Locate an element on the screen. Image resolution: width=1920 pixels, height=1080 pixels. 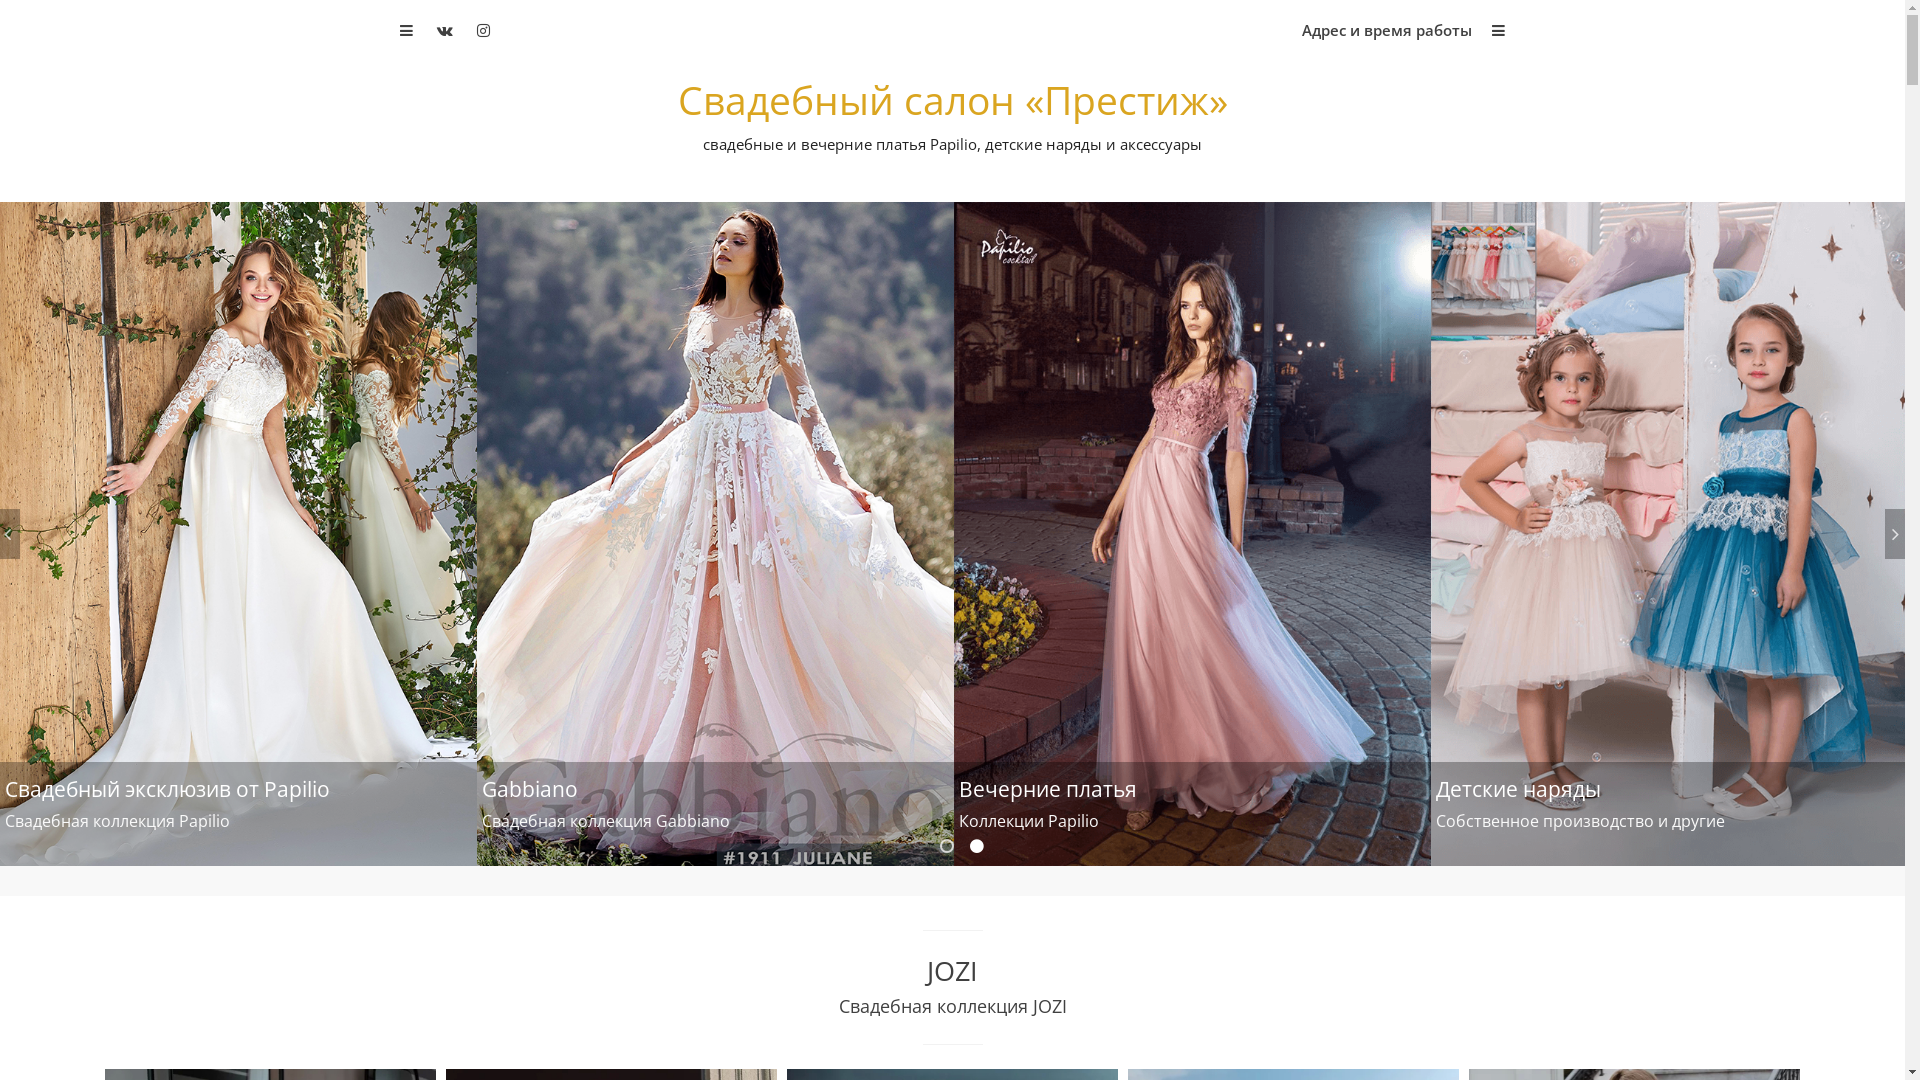
'PREVIOUS' is located at coordinates (9, 532).